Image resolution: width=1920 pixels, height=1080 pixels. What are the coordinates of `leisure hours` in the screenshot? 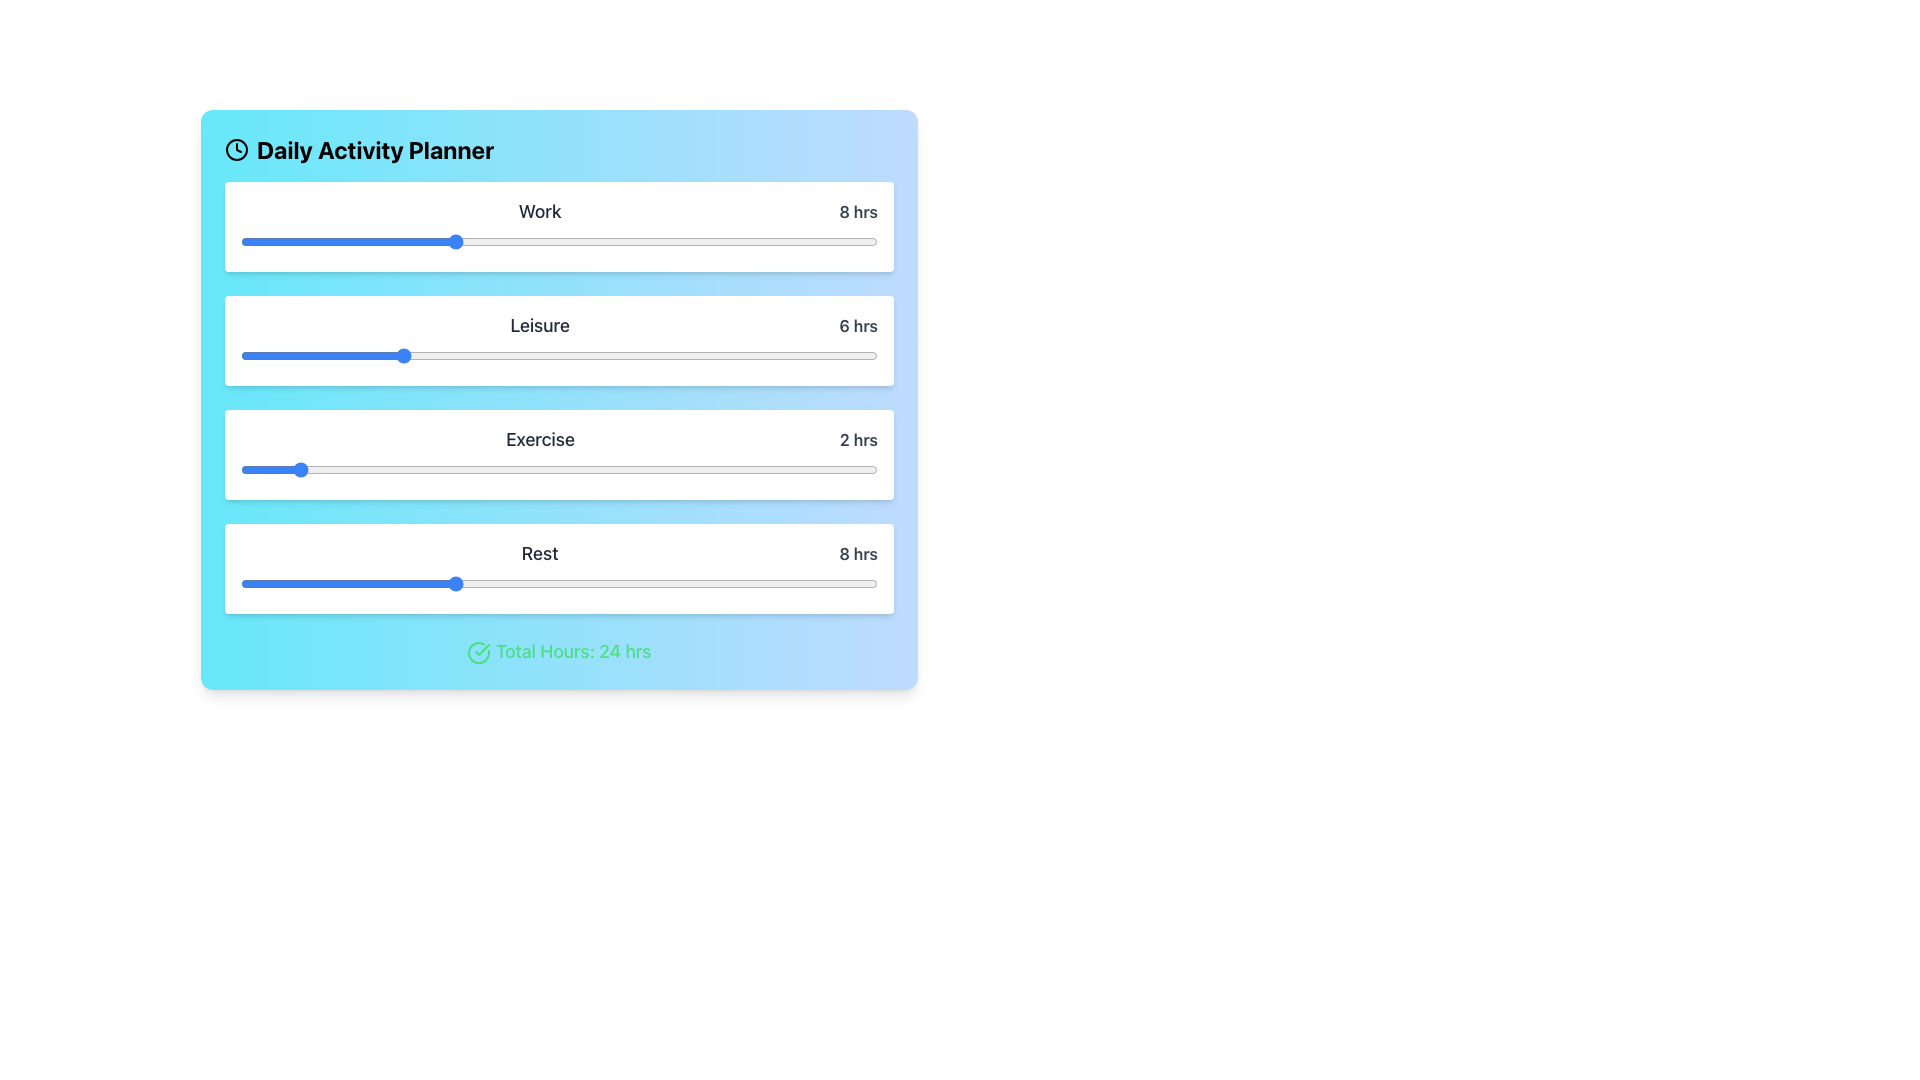 It's located at (770, 354).